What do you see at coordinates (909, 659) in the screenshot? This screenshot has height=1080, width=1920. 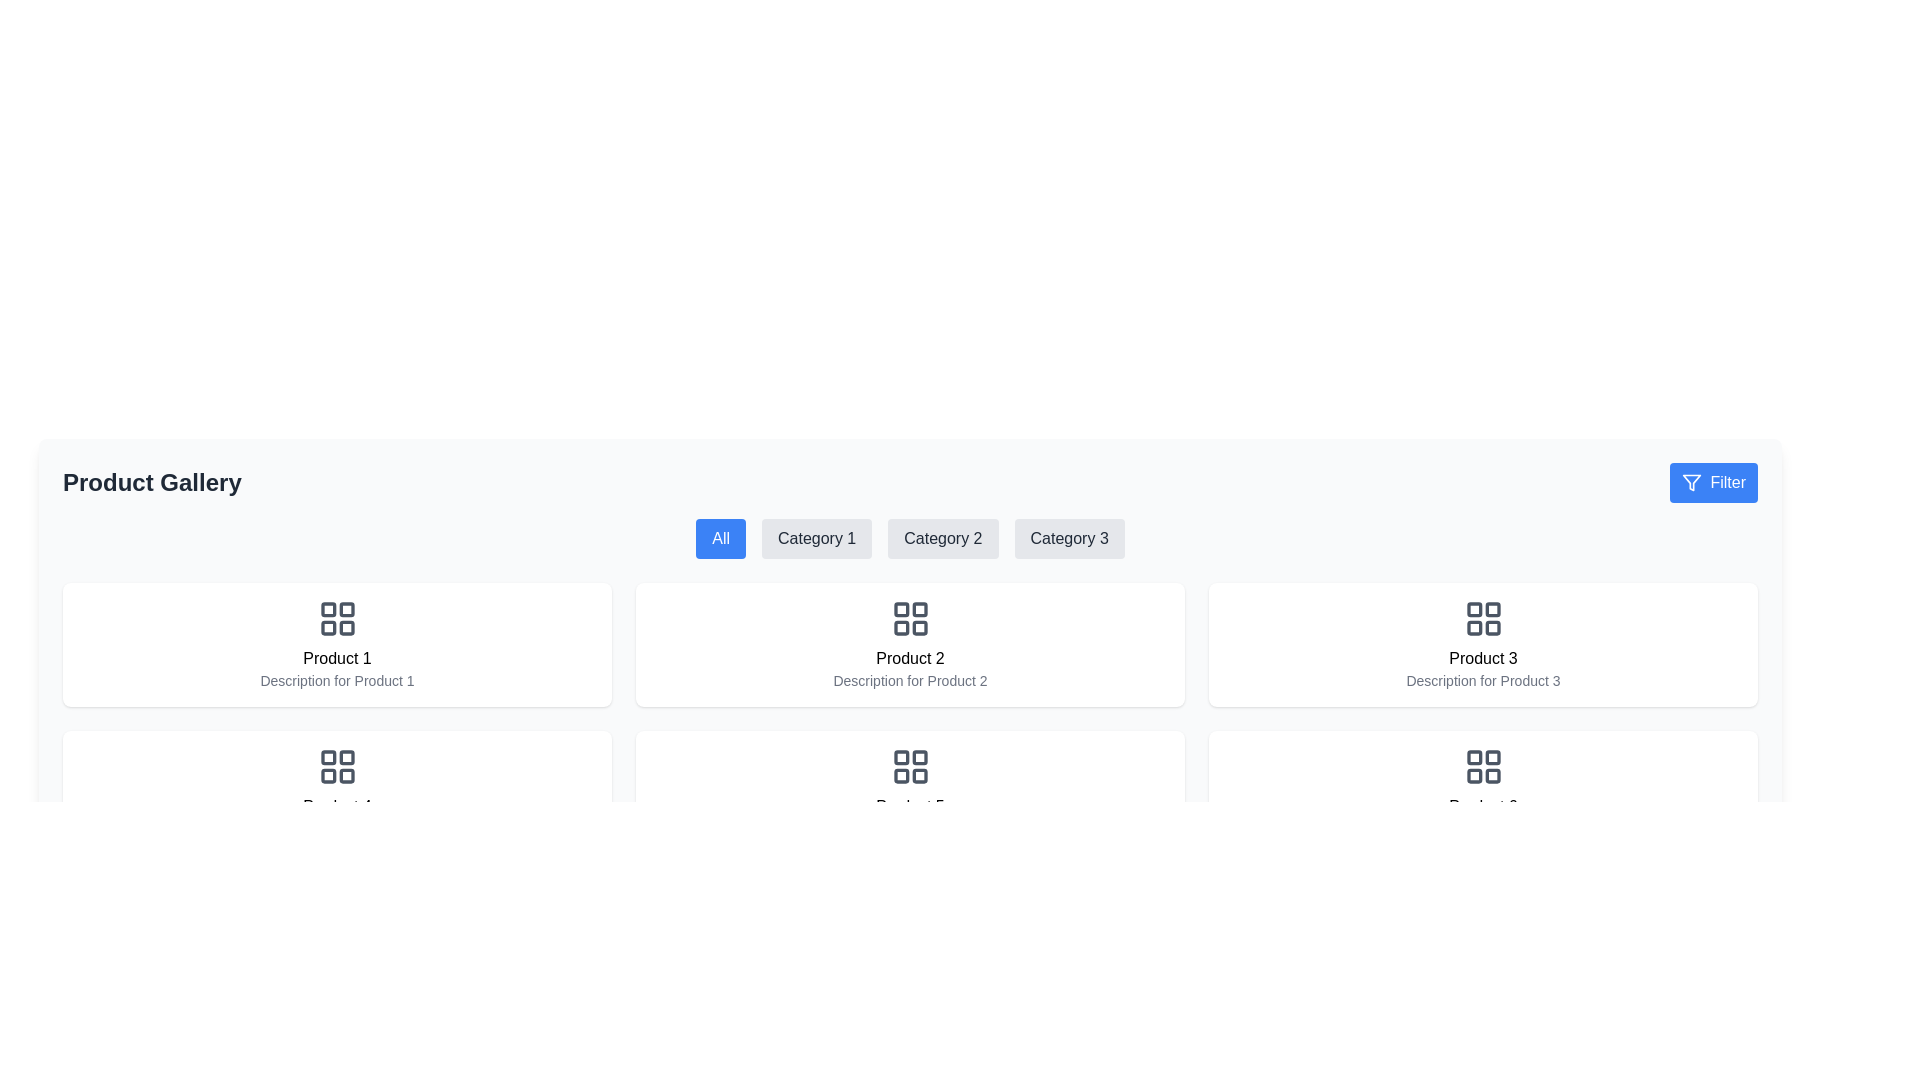 I see `the label displaying the text 'Product 2', which is styled with a medium font weight and is positioned below an icon and above the description 'Description for Product 2' within a card structure in the middle row of a grid layout` at bounding box center [909, 659].